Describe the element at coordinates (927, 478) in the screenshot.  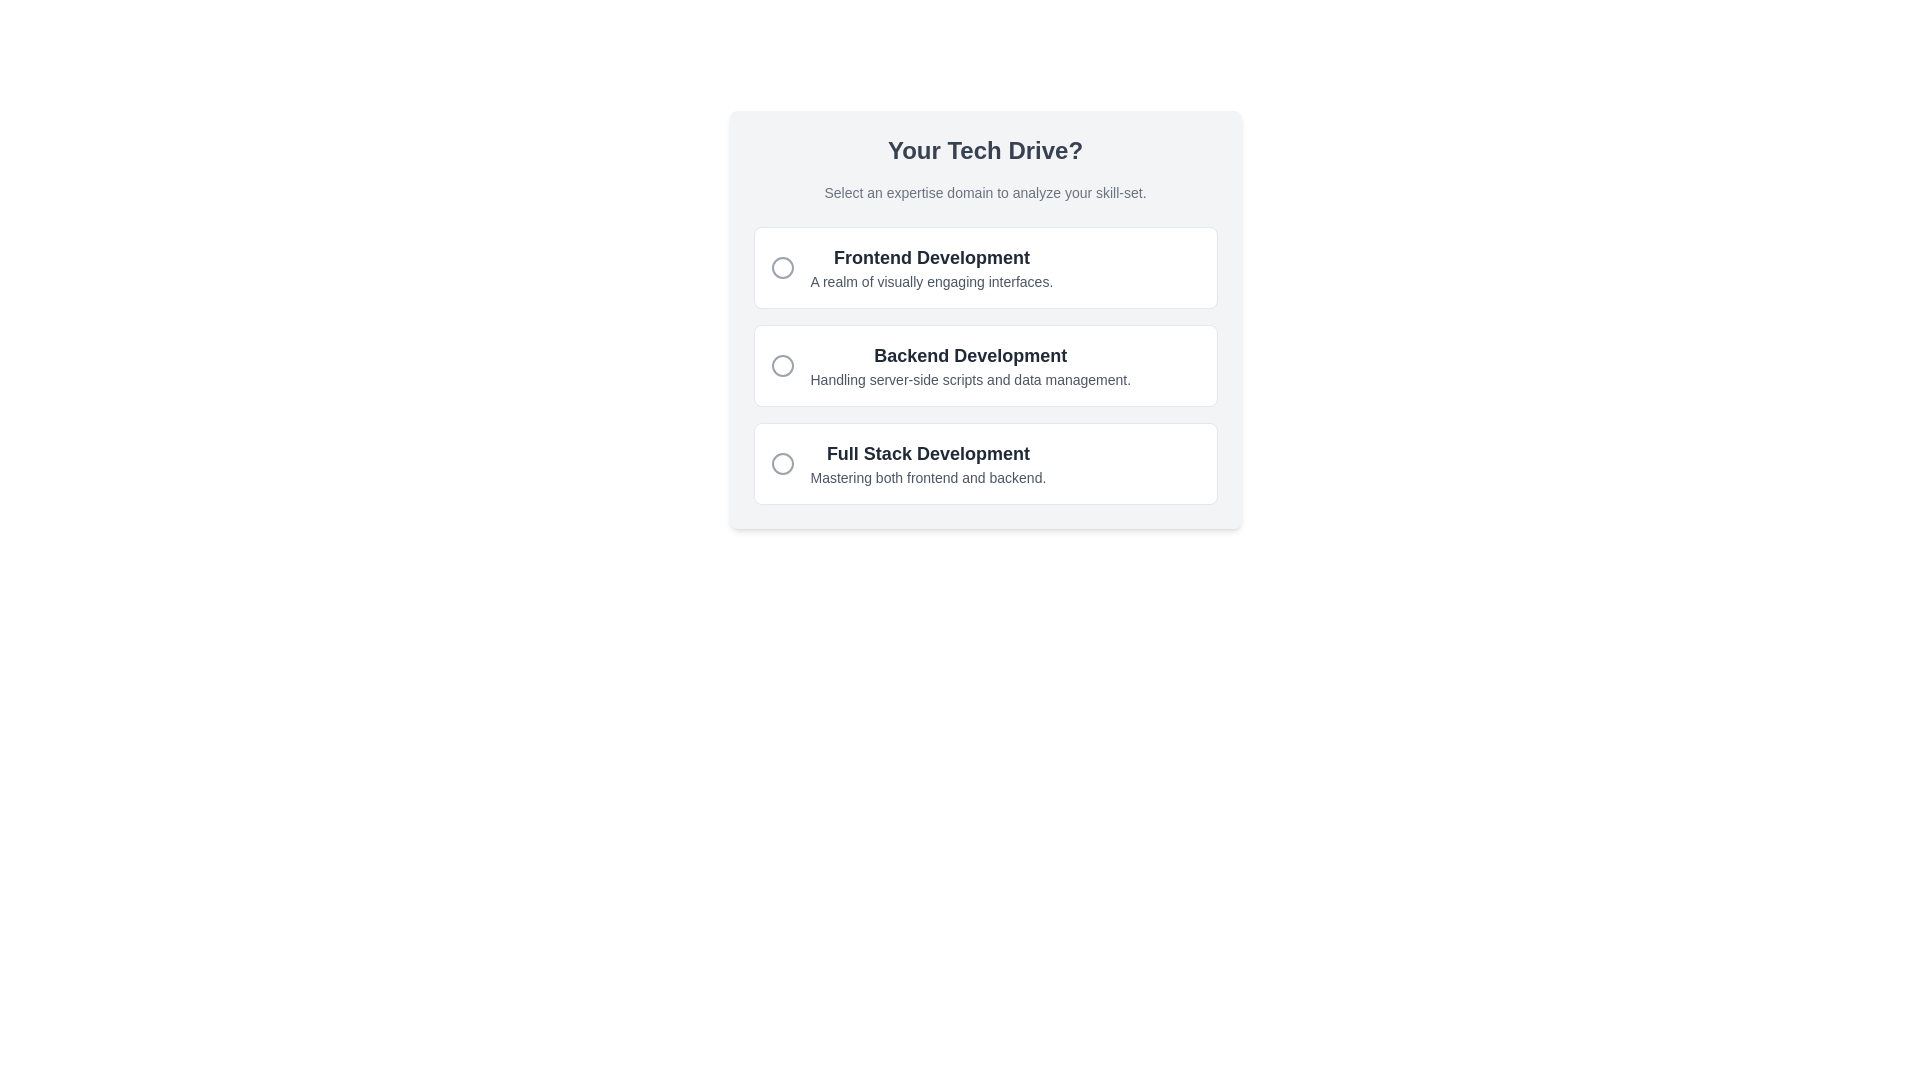
I see `the descriptive text located at the center-bottom of the 'Full Stack Development' card, positioned beneath the title text 'Full Stack Development'` at that location.